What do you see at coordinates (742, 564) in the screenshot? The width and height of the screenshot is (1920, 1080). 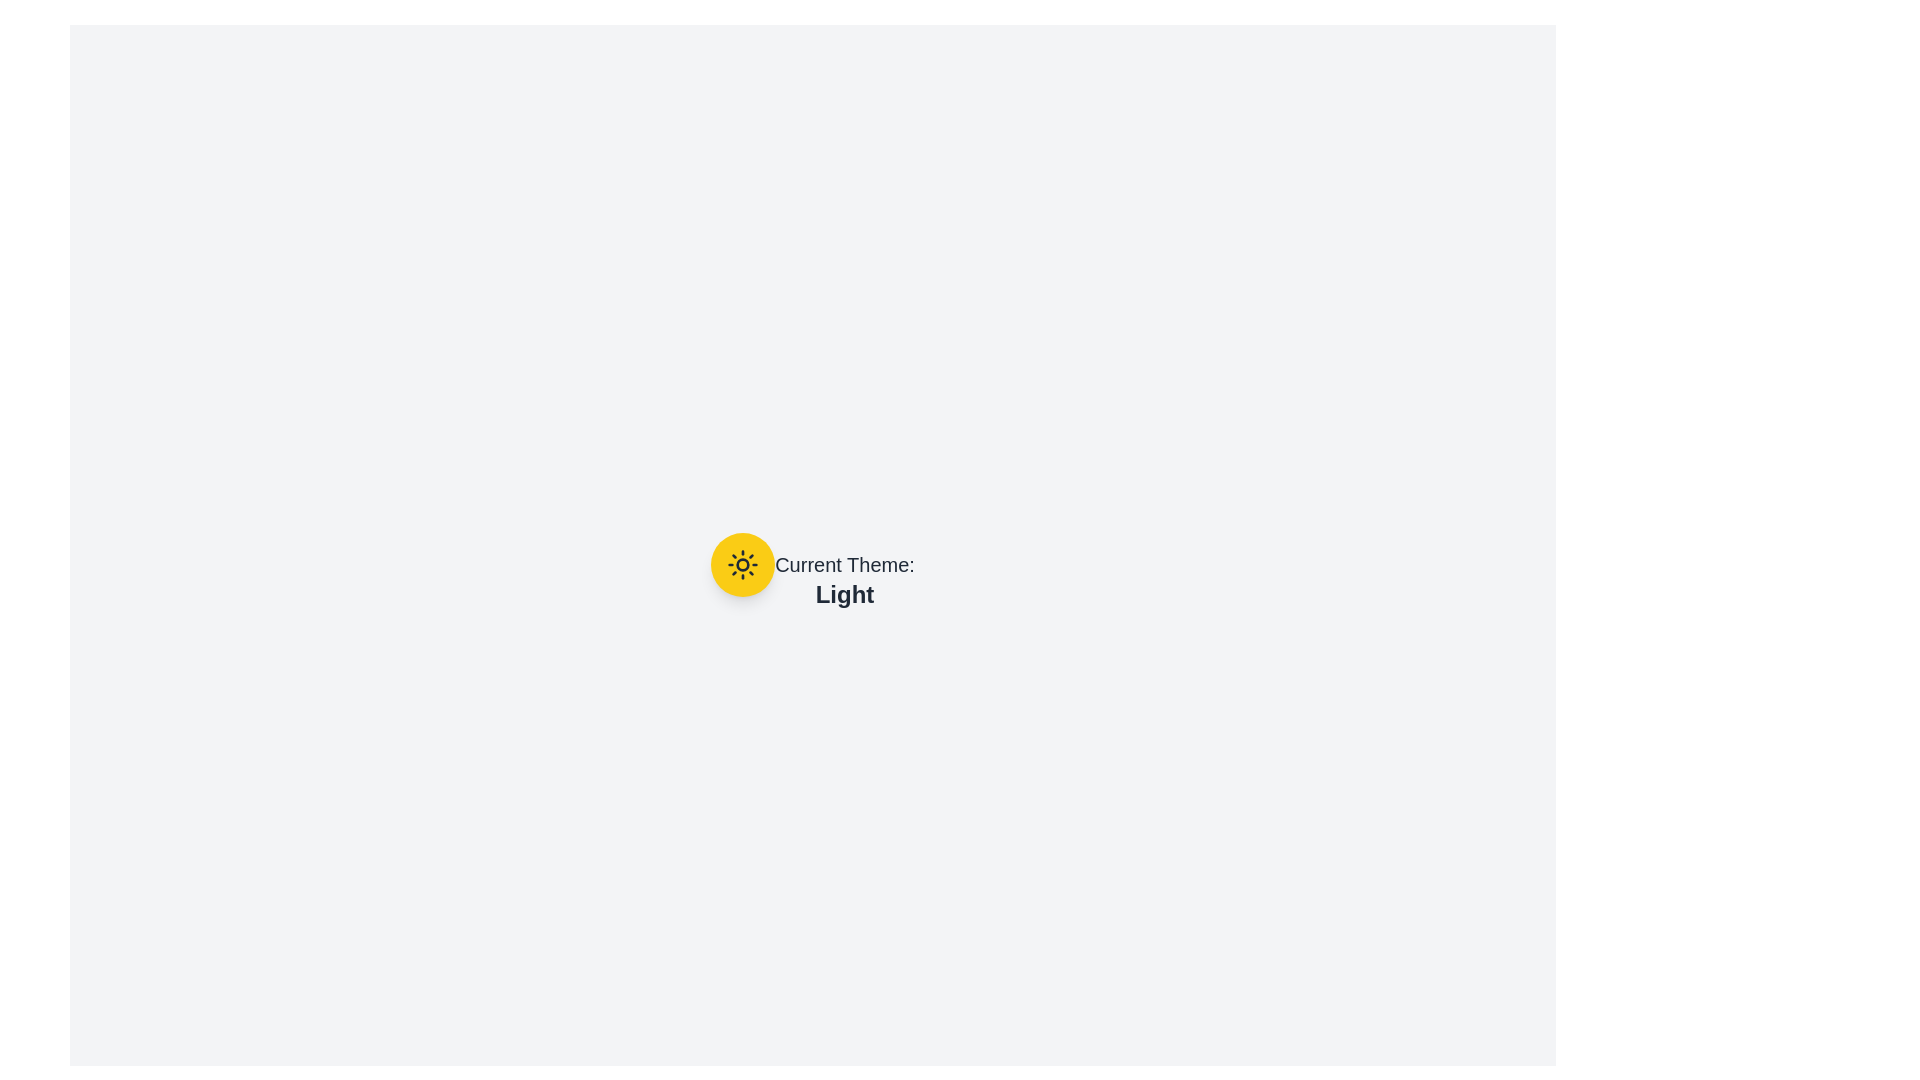 I see `the theme toggle button to change the theme` at bounding box center [742, 564].